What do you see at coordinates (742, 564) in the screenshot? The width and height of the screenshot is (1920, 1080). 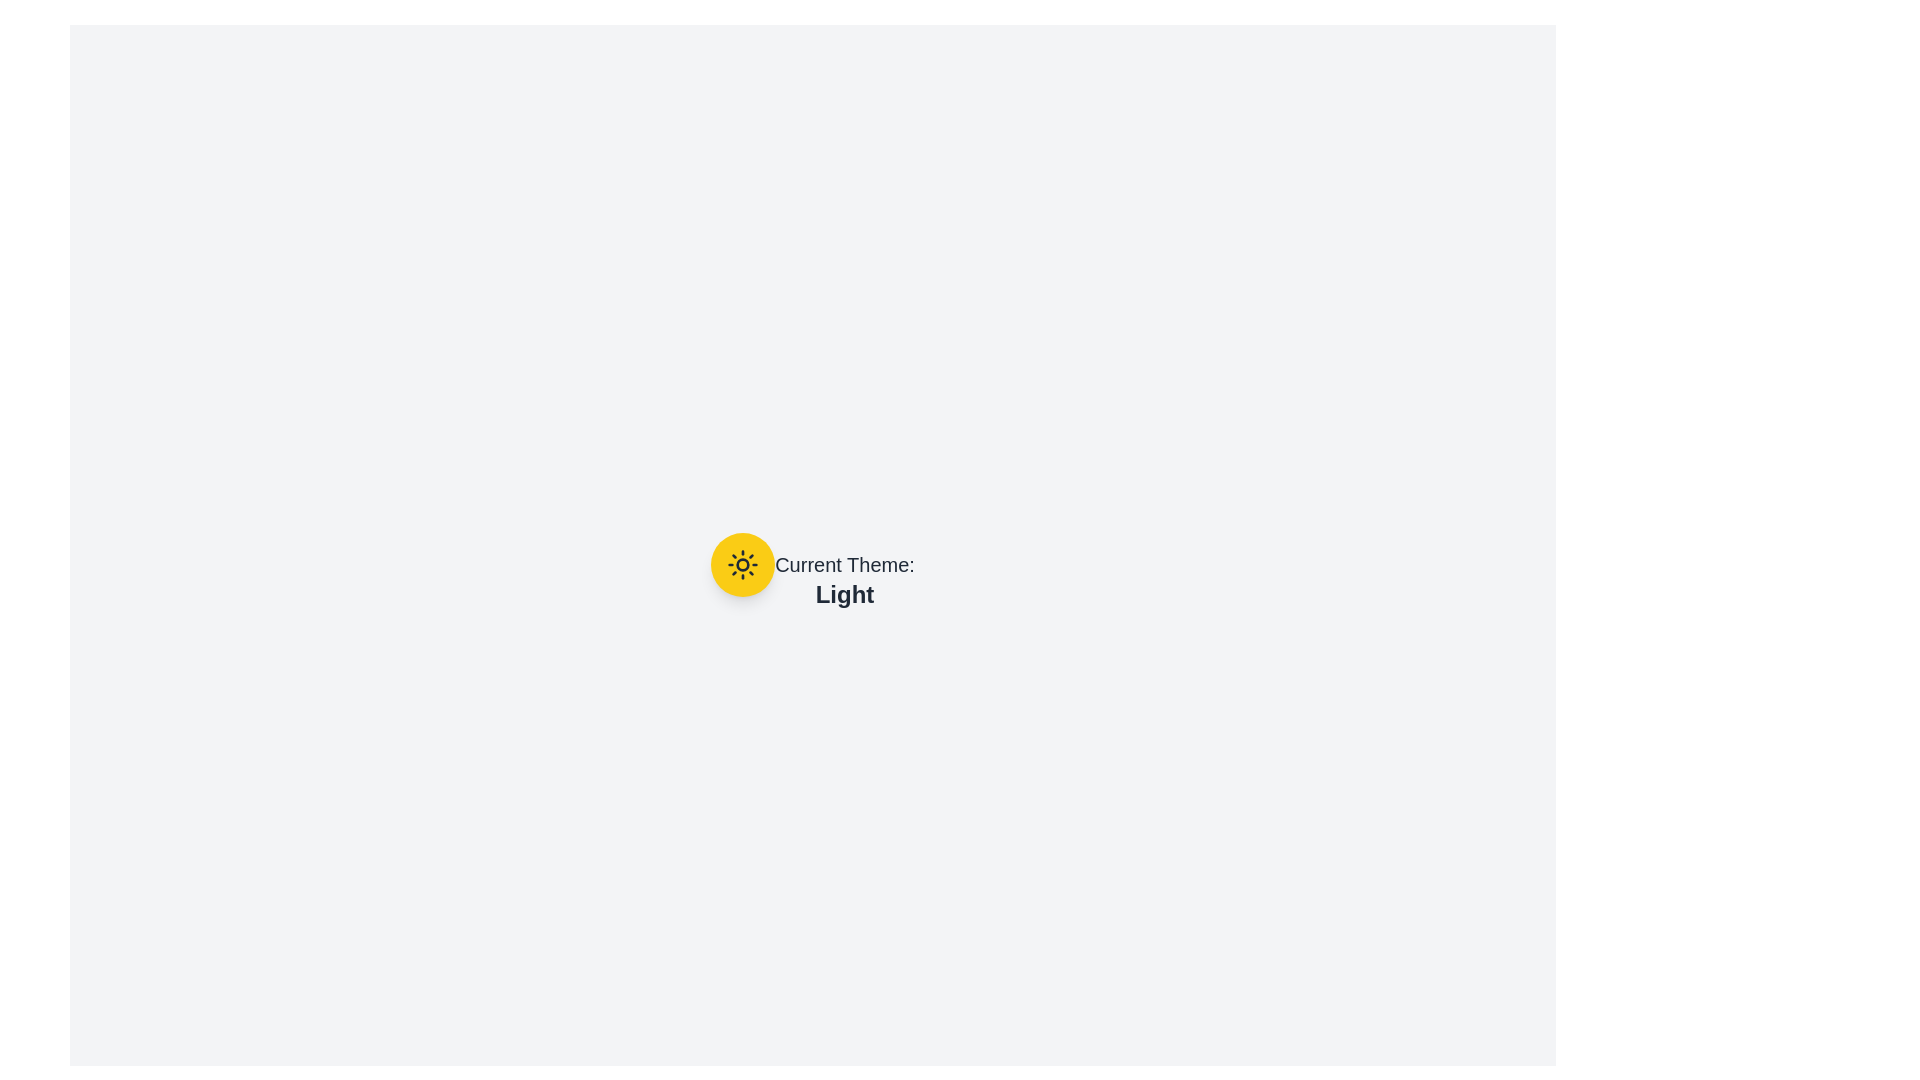 I see `the theme toggle button to change the theme` at bounding box center [742, 564].